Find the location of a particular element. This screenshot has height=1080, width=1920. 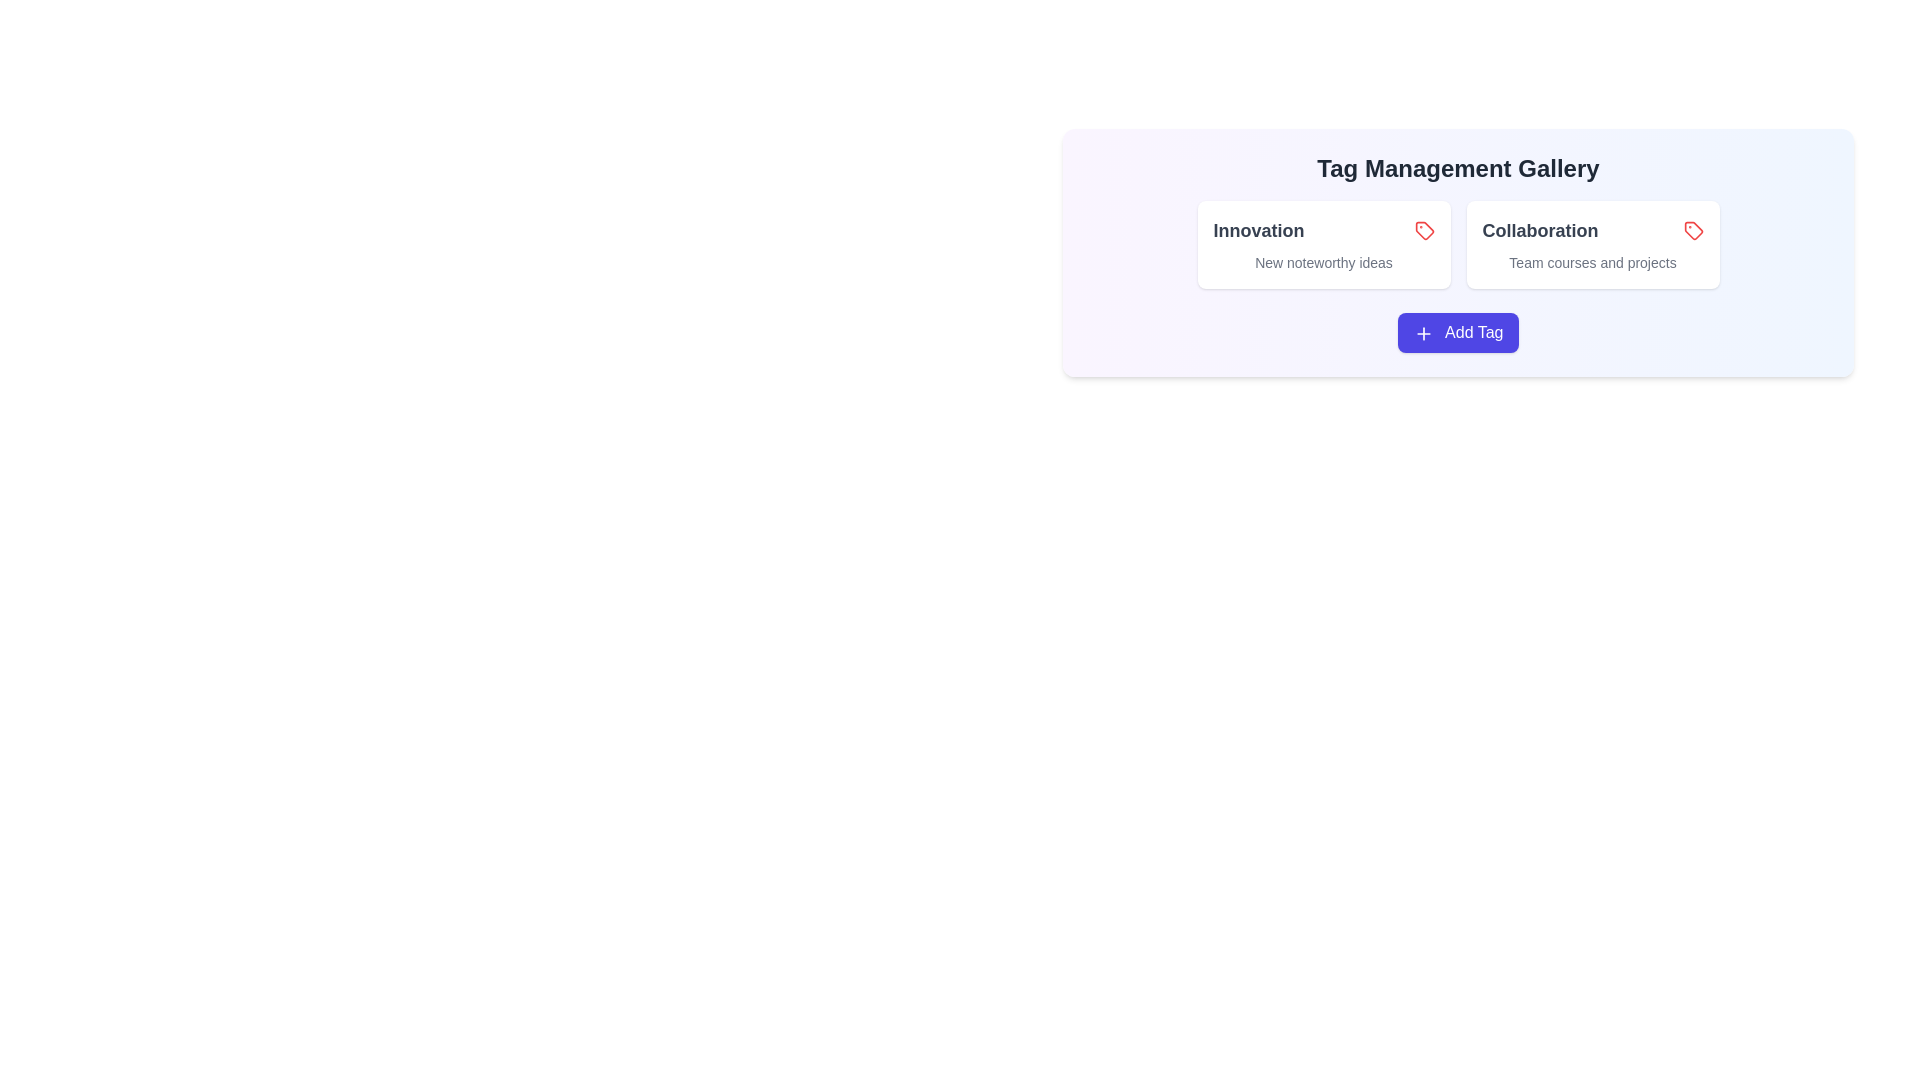

the 'Add Tag' button, which is a vibrant indigo button with white text and a plus sign icon, located at the bottom center of the 'Tag Management Gallery' section is located at coordinates (1458, 331).